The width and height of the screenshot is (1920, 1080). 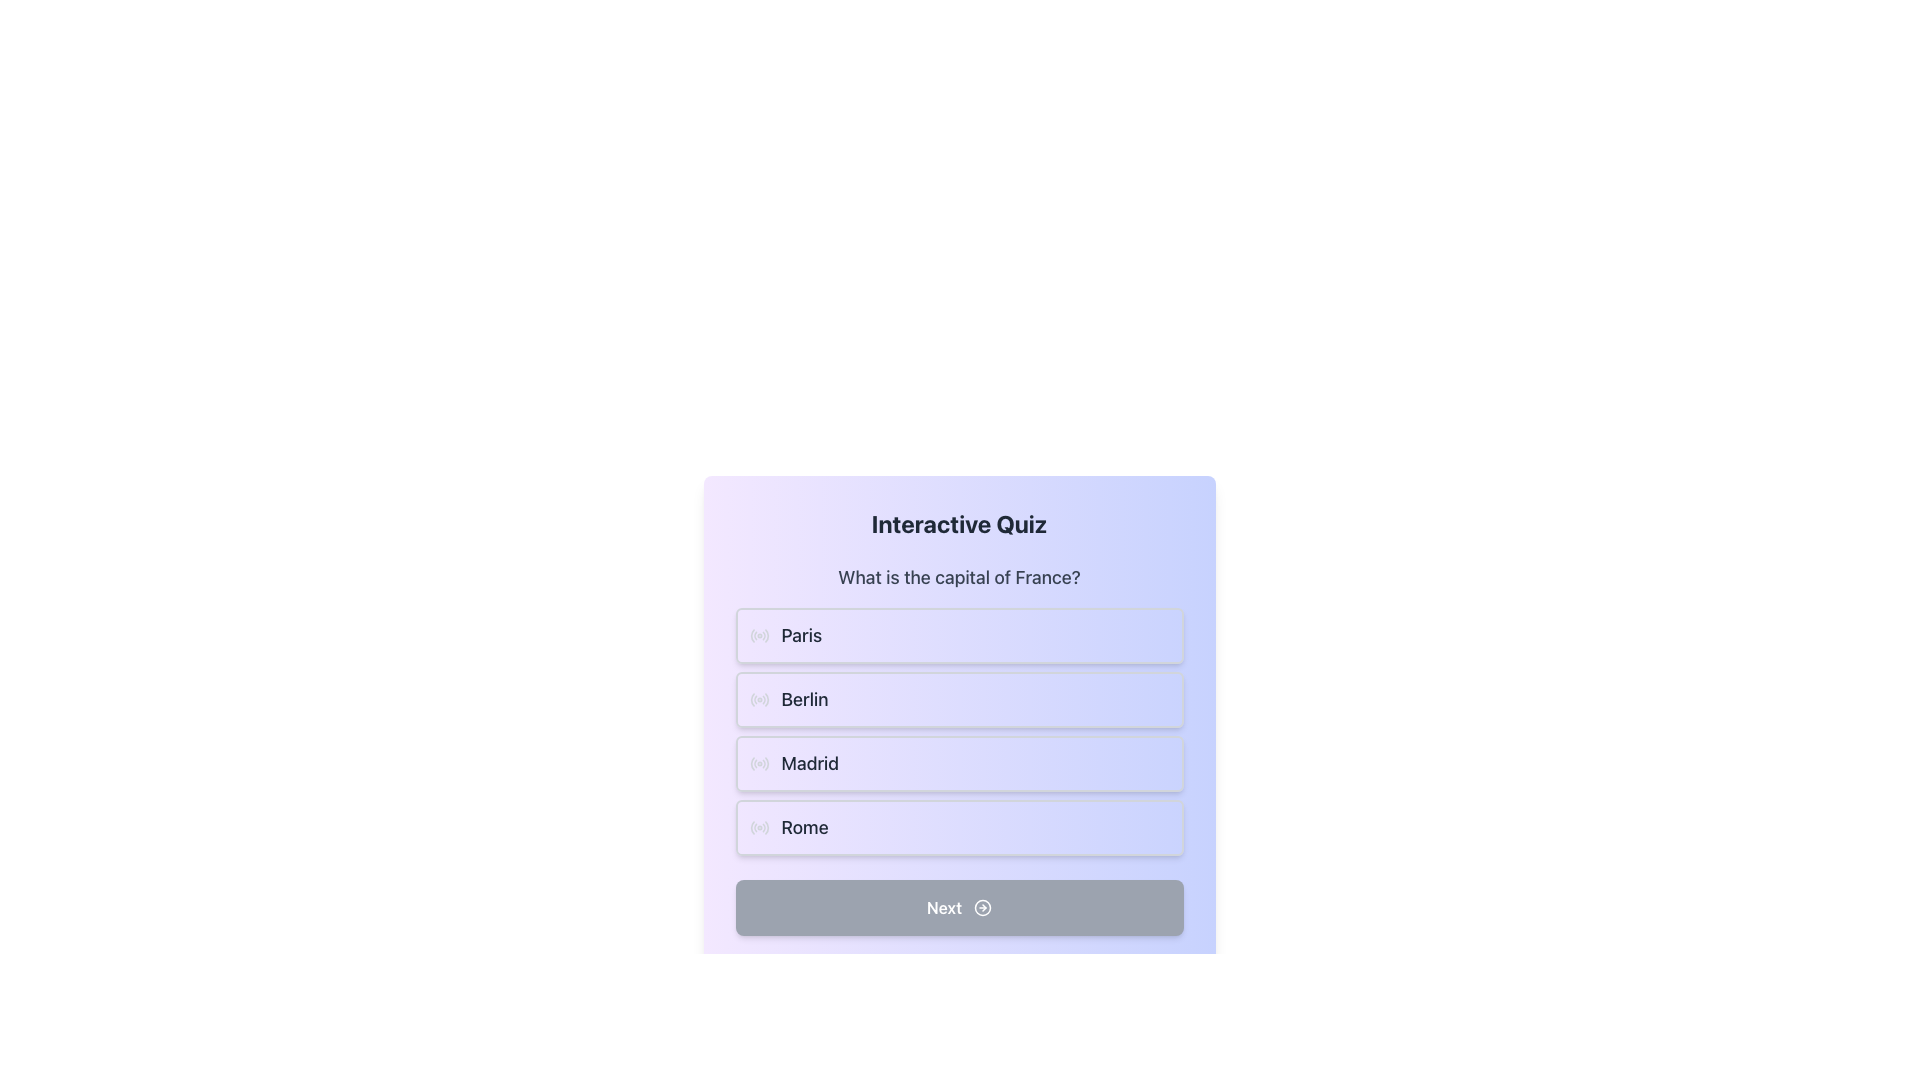 What do you see at coordinates (805, 828) in the screenshot?
I see `the text displaying the word 'Rome' to trigger a visual highlighting effect, which is the last item in the multiple-choice list` at bounding box center [805, 828].